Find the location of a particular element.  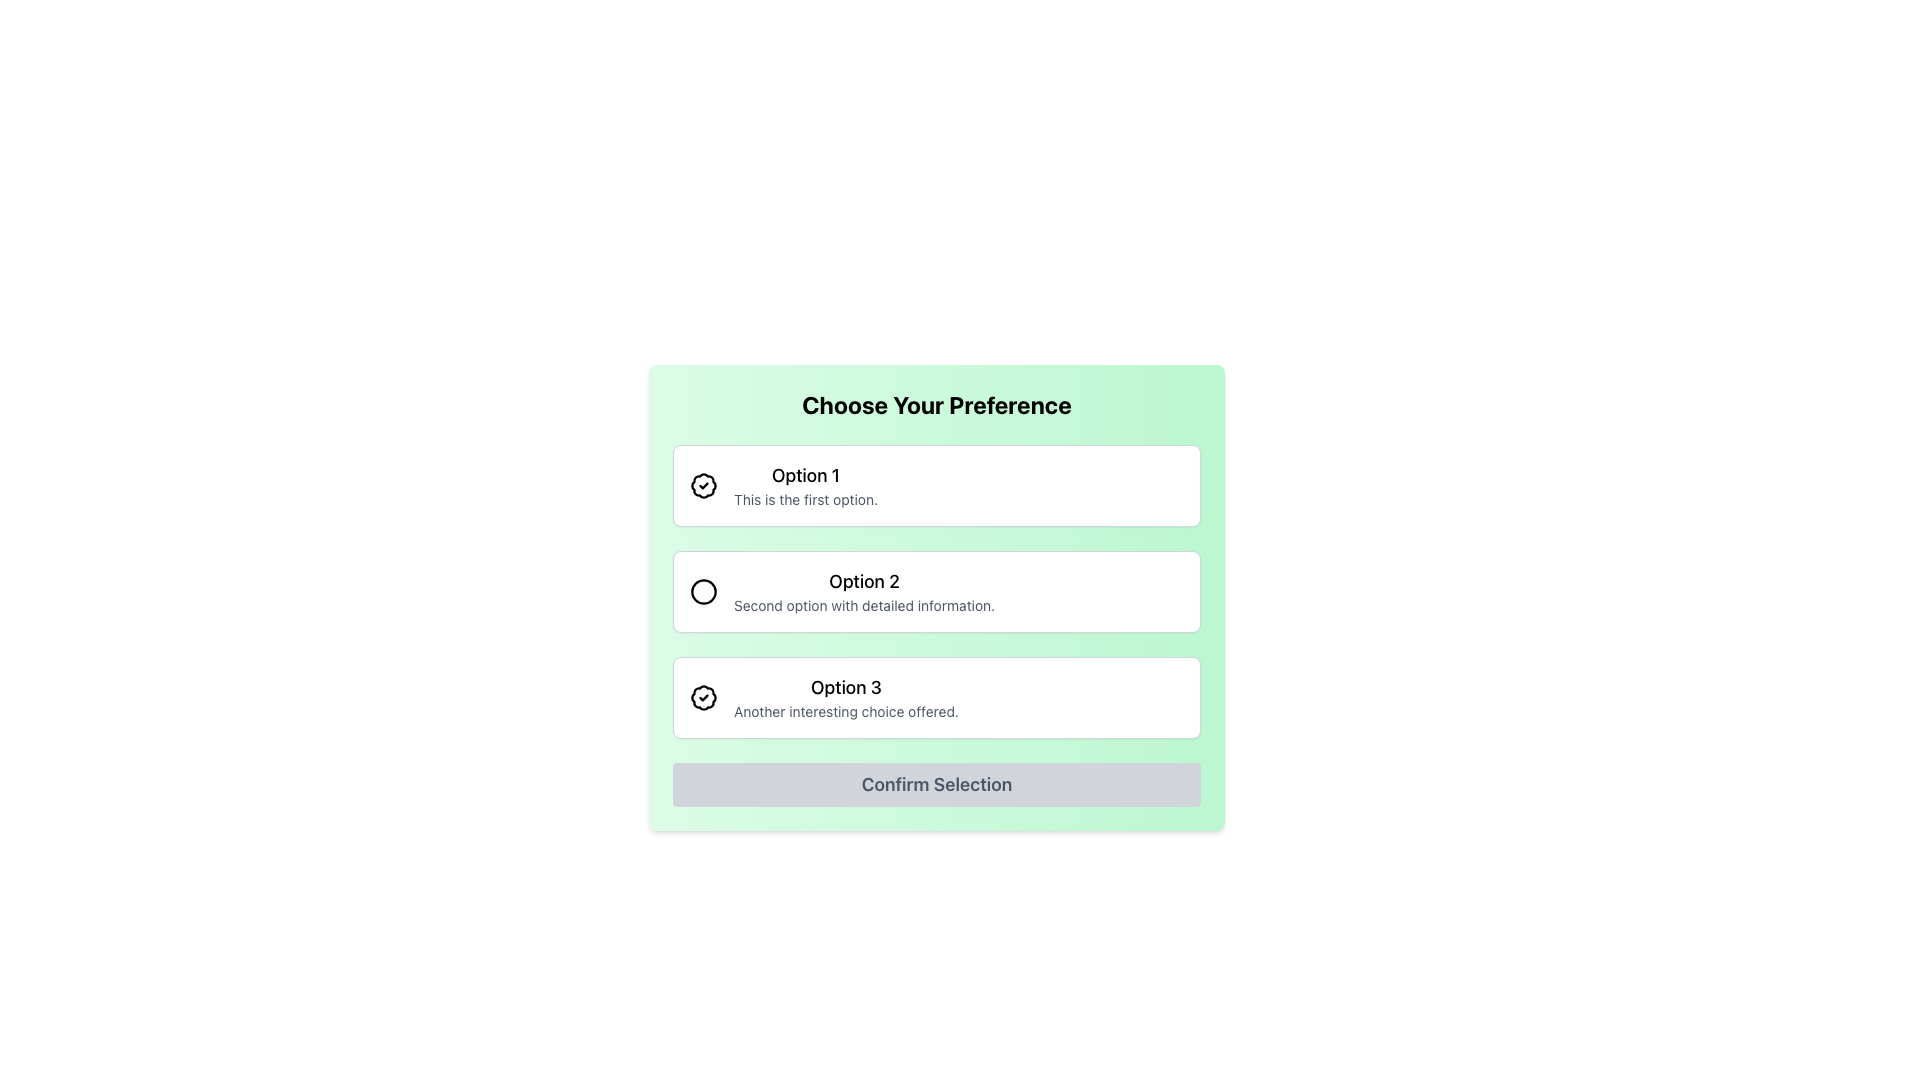

the descriptive title for the third choice in a list of selectable options, which is located in the middle portion of its card is located at coordinates (846, 686).